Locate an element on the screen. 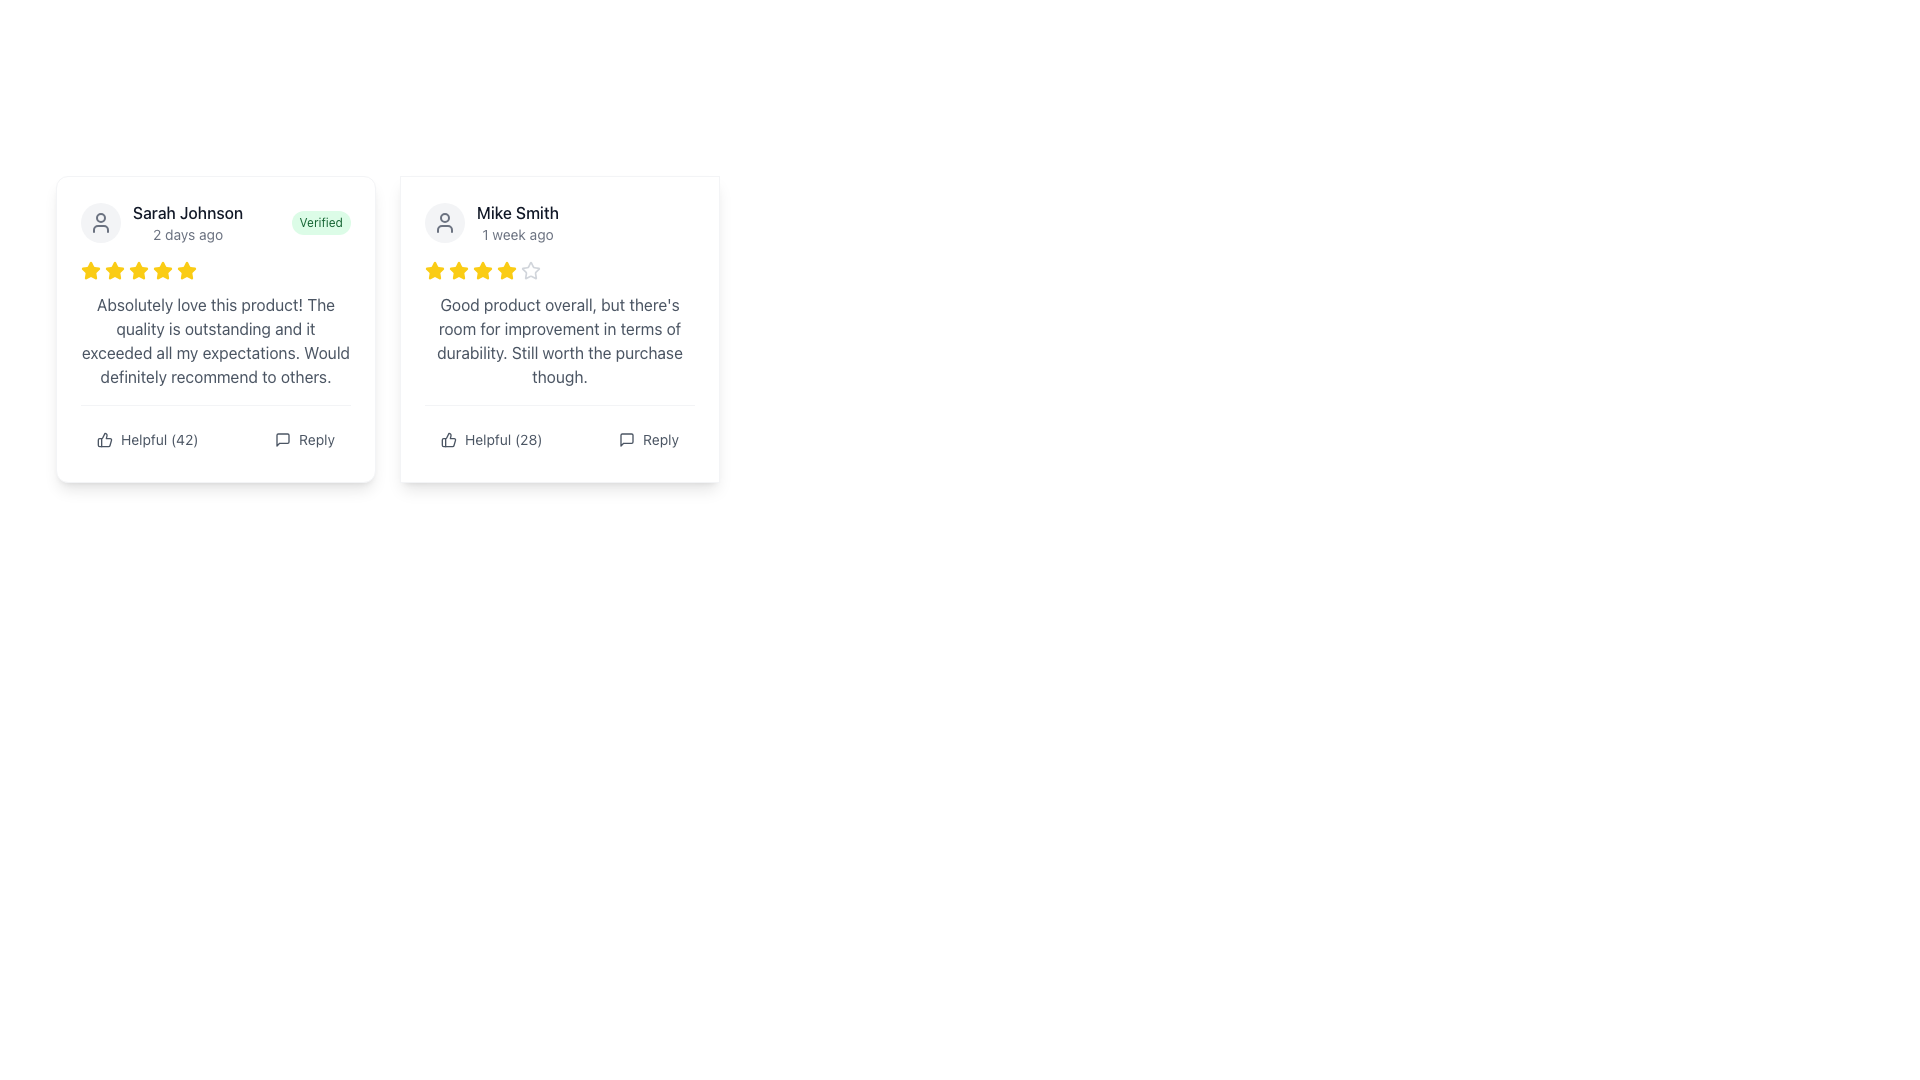 The height and width of the screenshot is (1080, 1920). the third star icon in the five-star rating system on Sarah Johnson's review card is located at coordinates (163, 270).